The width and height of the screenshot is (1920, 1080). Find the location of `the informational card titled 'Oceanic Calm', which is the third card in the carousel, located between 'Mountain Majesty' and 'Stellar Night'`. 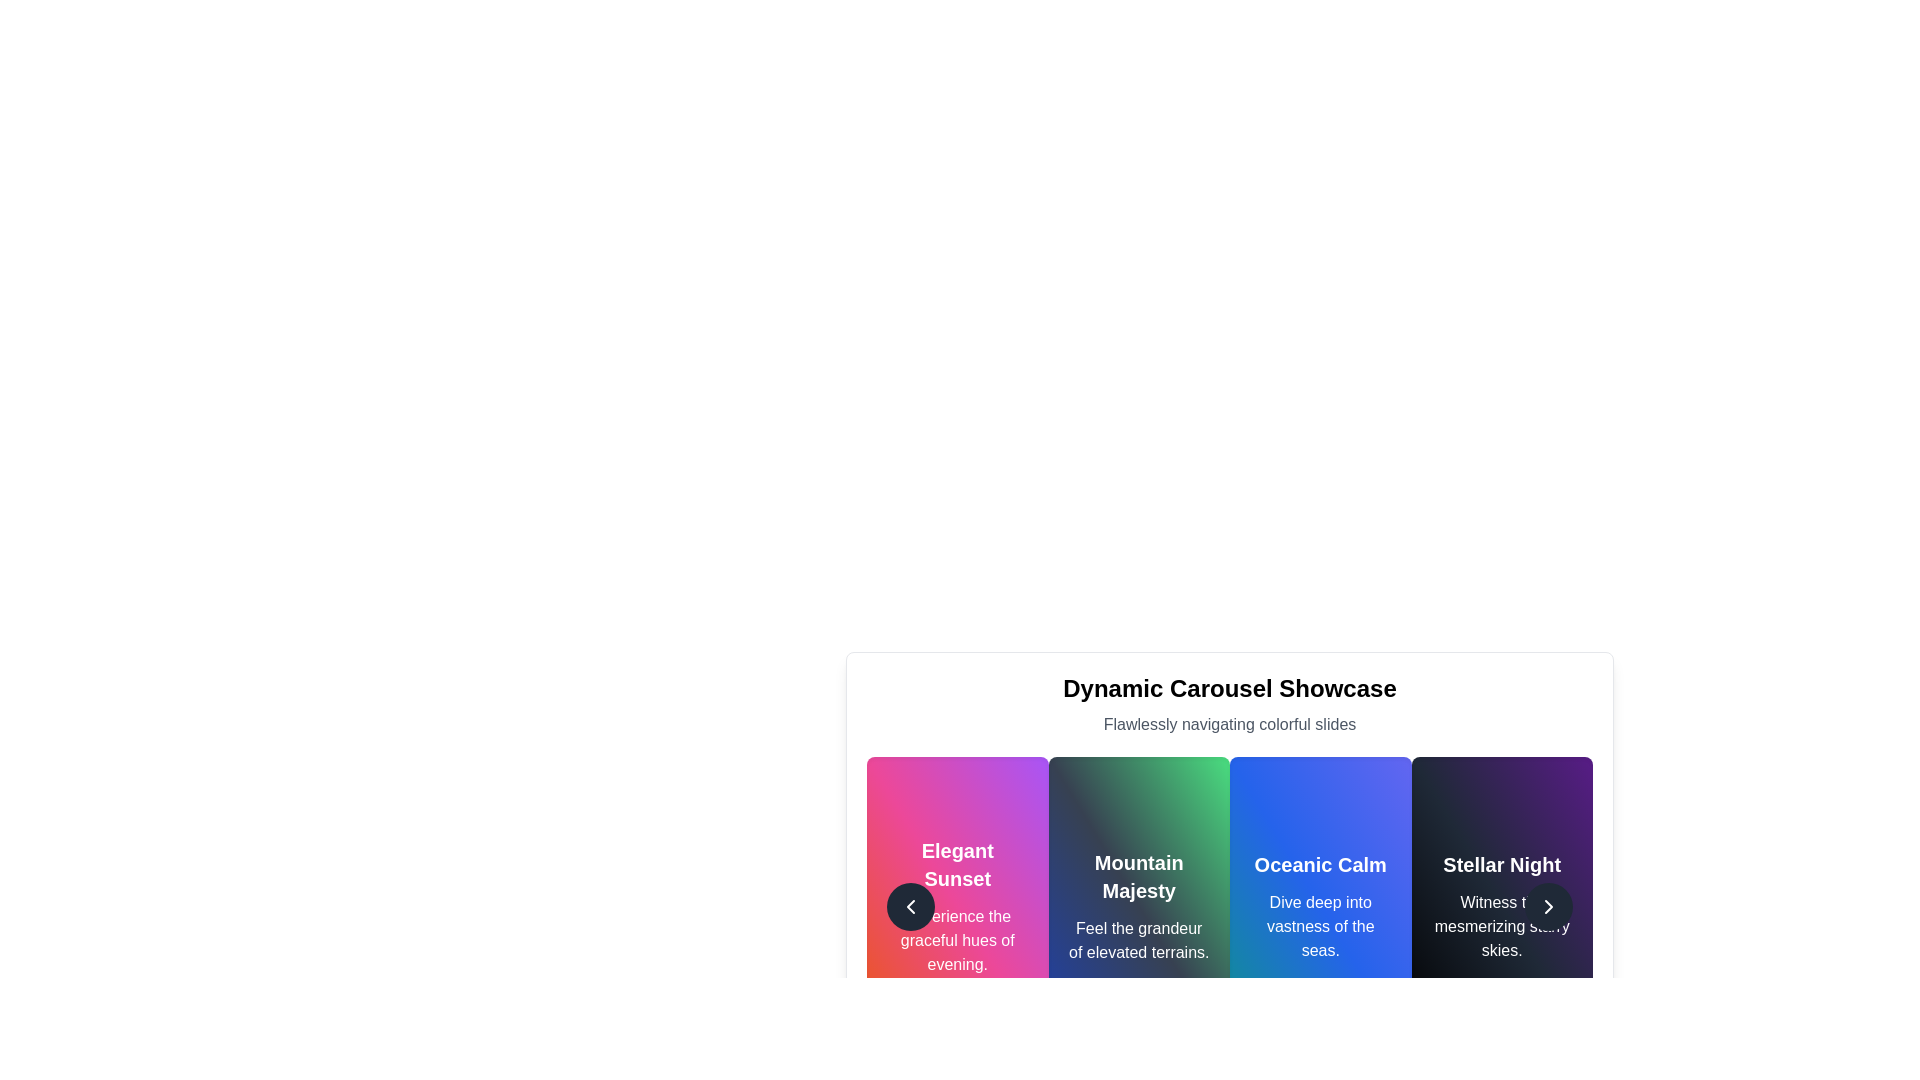

the informational card titled 'Oceanic Calm', which is the third card in the carousel, located between 'Mountain Majesty' and 'Stellar Night' is located at coordinates (1320, 906).